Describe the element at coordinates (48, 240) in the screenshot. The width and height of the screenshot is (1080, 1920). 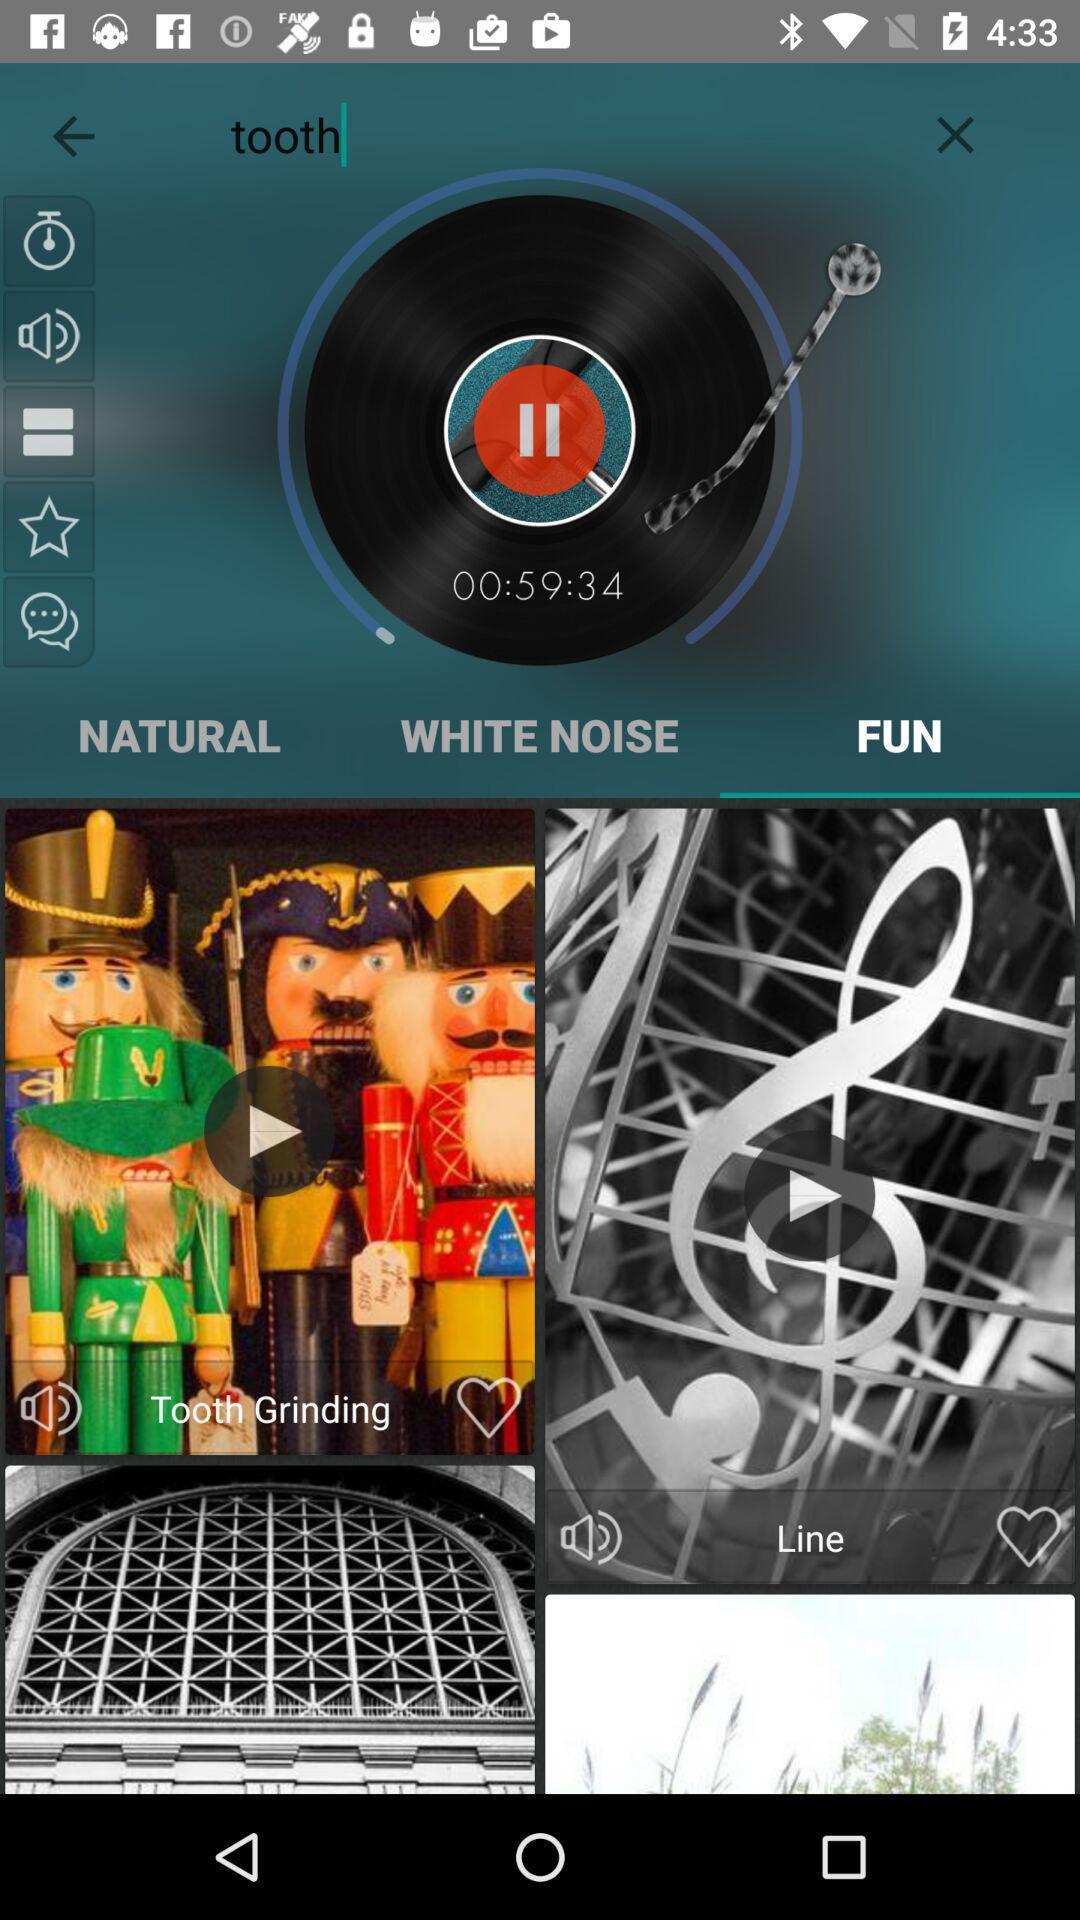
I see `timer` at that location.